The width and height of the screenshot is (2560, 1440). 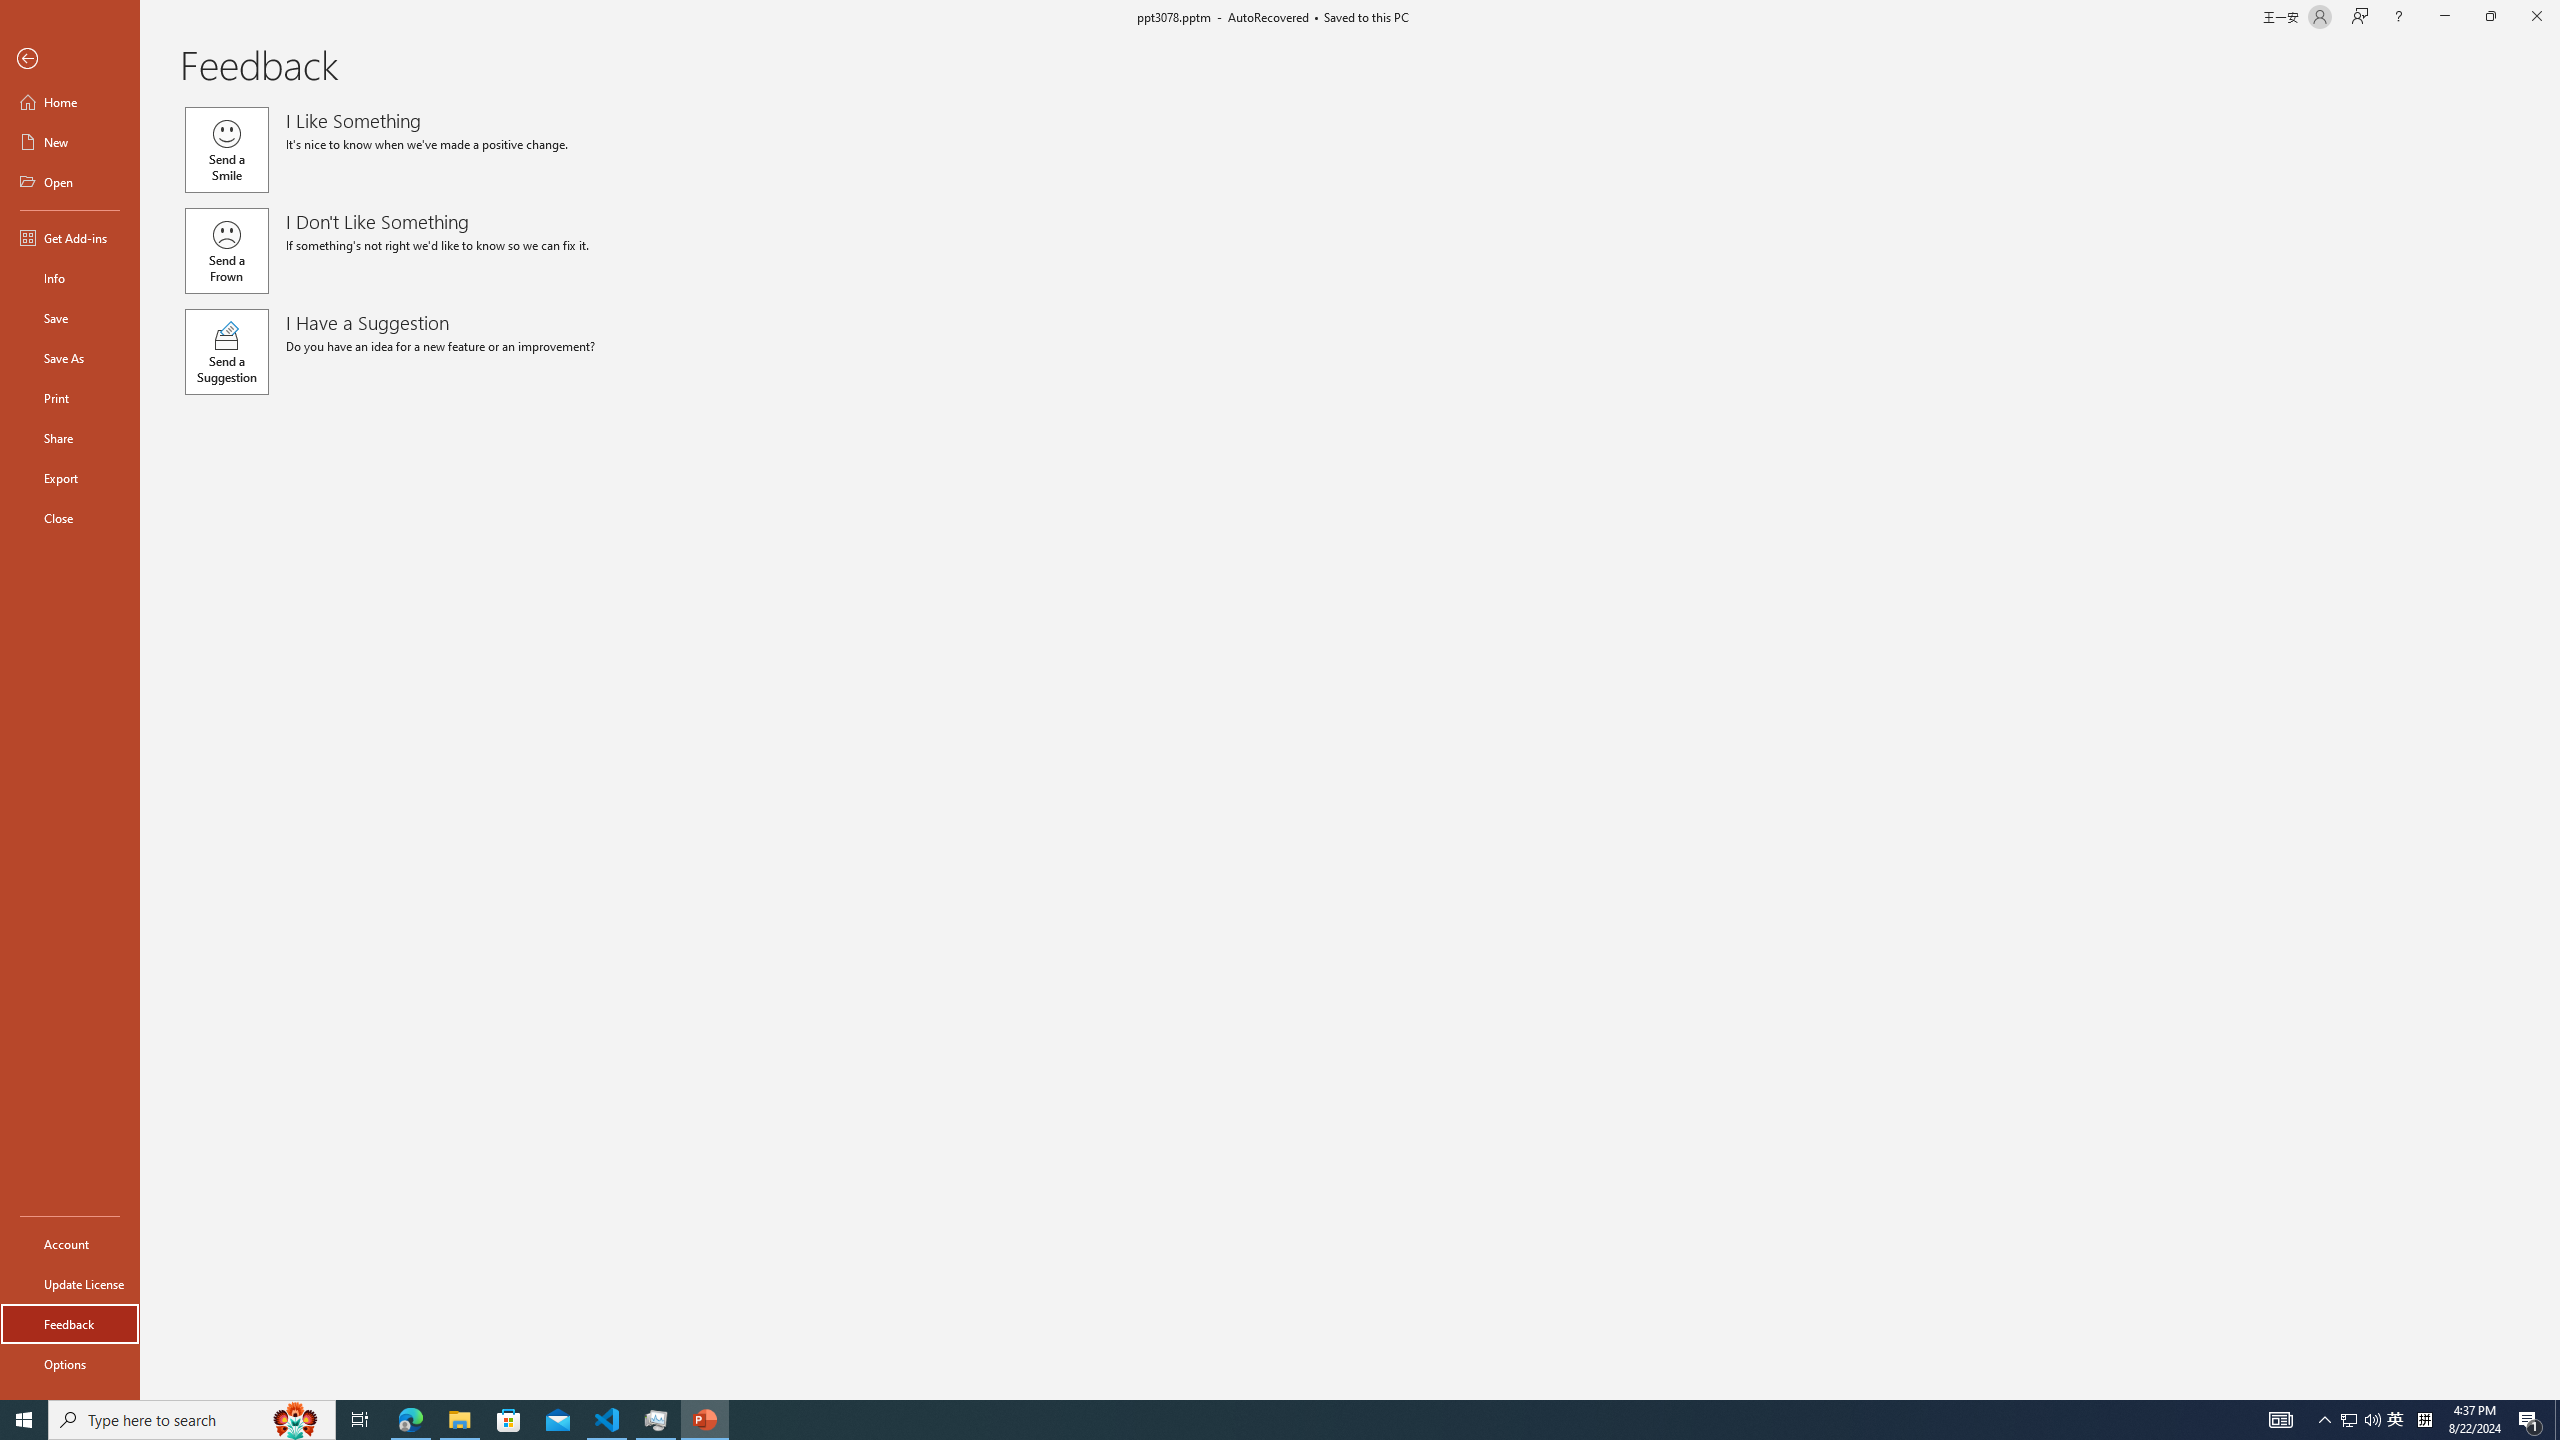 I want to click on 'Update License', so click(x=69, y=1283).